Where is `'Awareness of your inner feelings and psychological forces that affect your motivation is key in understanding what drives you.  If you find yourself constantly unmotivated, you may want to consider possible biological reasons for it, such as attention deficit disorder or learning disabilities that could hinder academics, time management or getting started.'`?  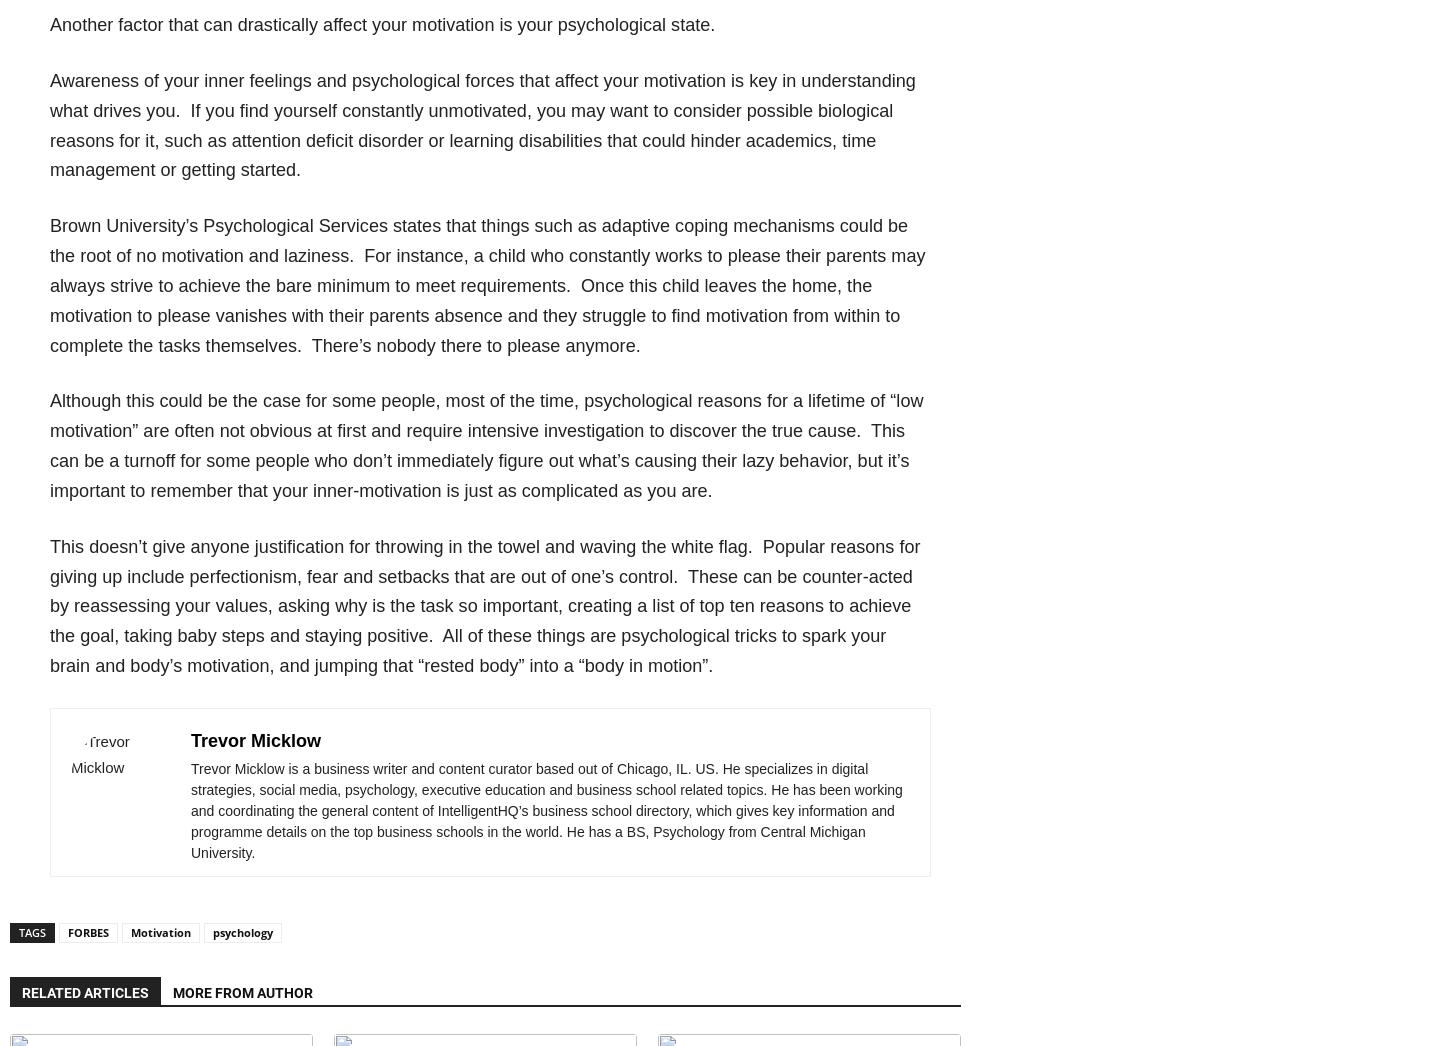 'Awareness of your inner feelings and psychological forces that affect your motivation is key in understanding what drives you.  If you find yourself constantly unmotivated, you may want to consider possible biological reasons for it, such as attention deficit disorder or learning disabilities that could hinder academics, time management or getting started.' is located at coordinates (481, 123).